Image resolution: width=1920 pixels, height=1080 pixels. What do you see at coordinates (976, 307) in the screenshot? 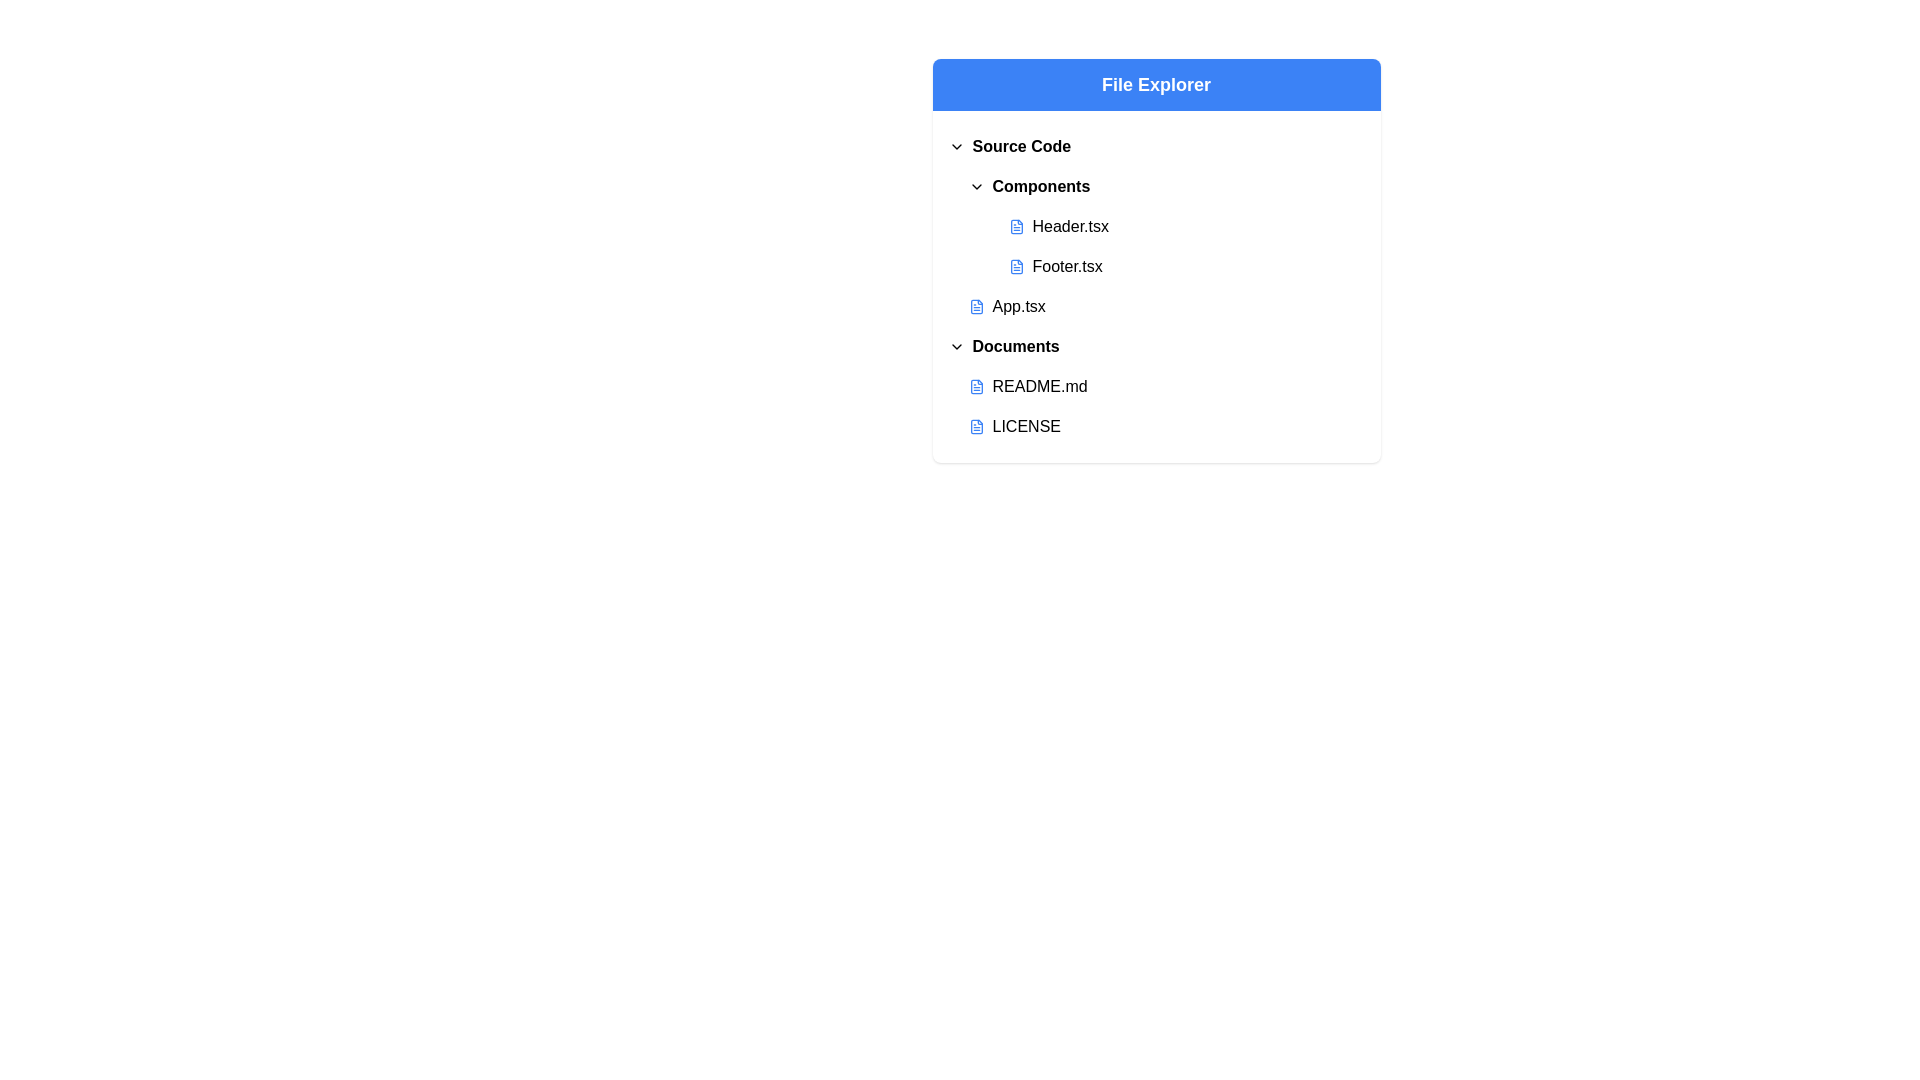
I see `the blue document icon located to the left of the 'App.tsx' text` at bounding box center [976, 307].